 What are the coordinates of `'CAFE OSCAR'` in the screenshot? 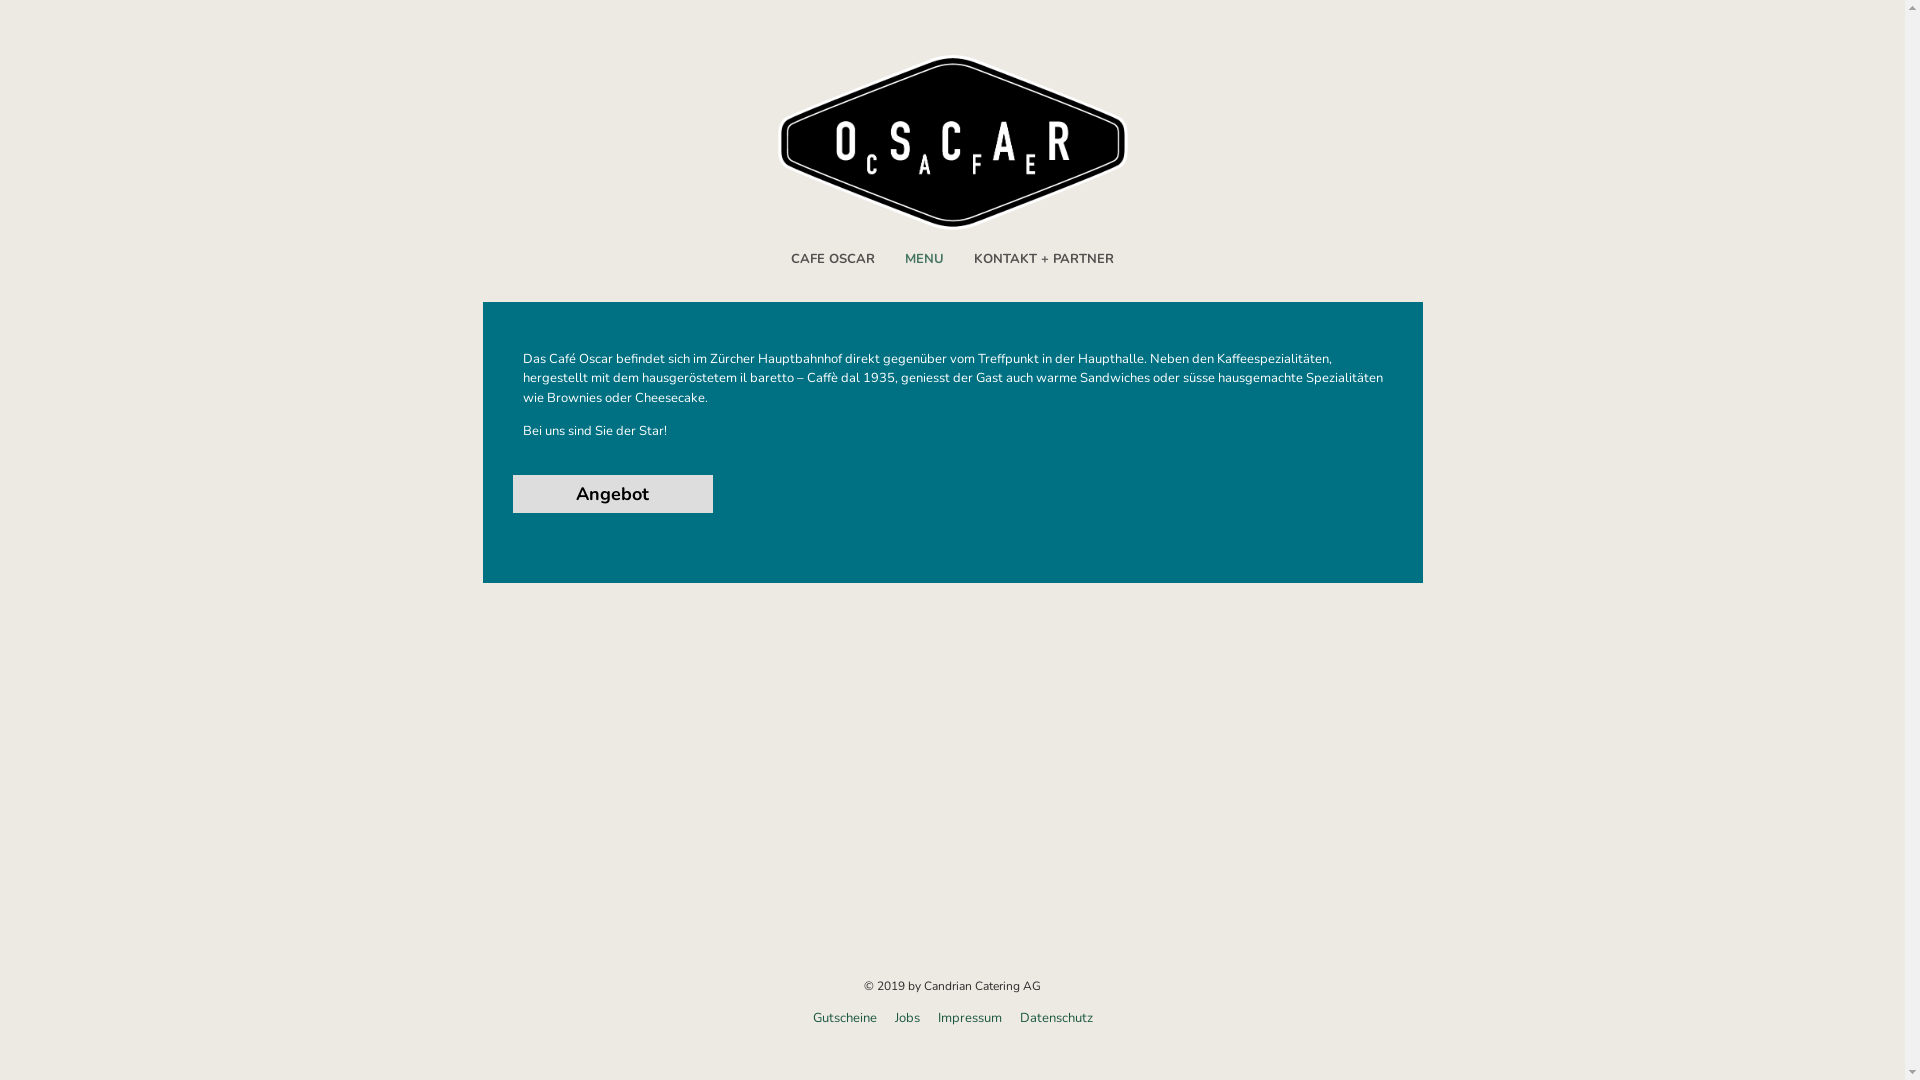 It's located at (775, 258).